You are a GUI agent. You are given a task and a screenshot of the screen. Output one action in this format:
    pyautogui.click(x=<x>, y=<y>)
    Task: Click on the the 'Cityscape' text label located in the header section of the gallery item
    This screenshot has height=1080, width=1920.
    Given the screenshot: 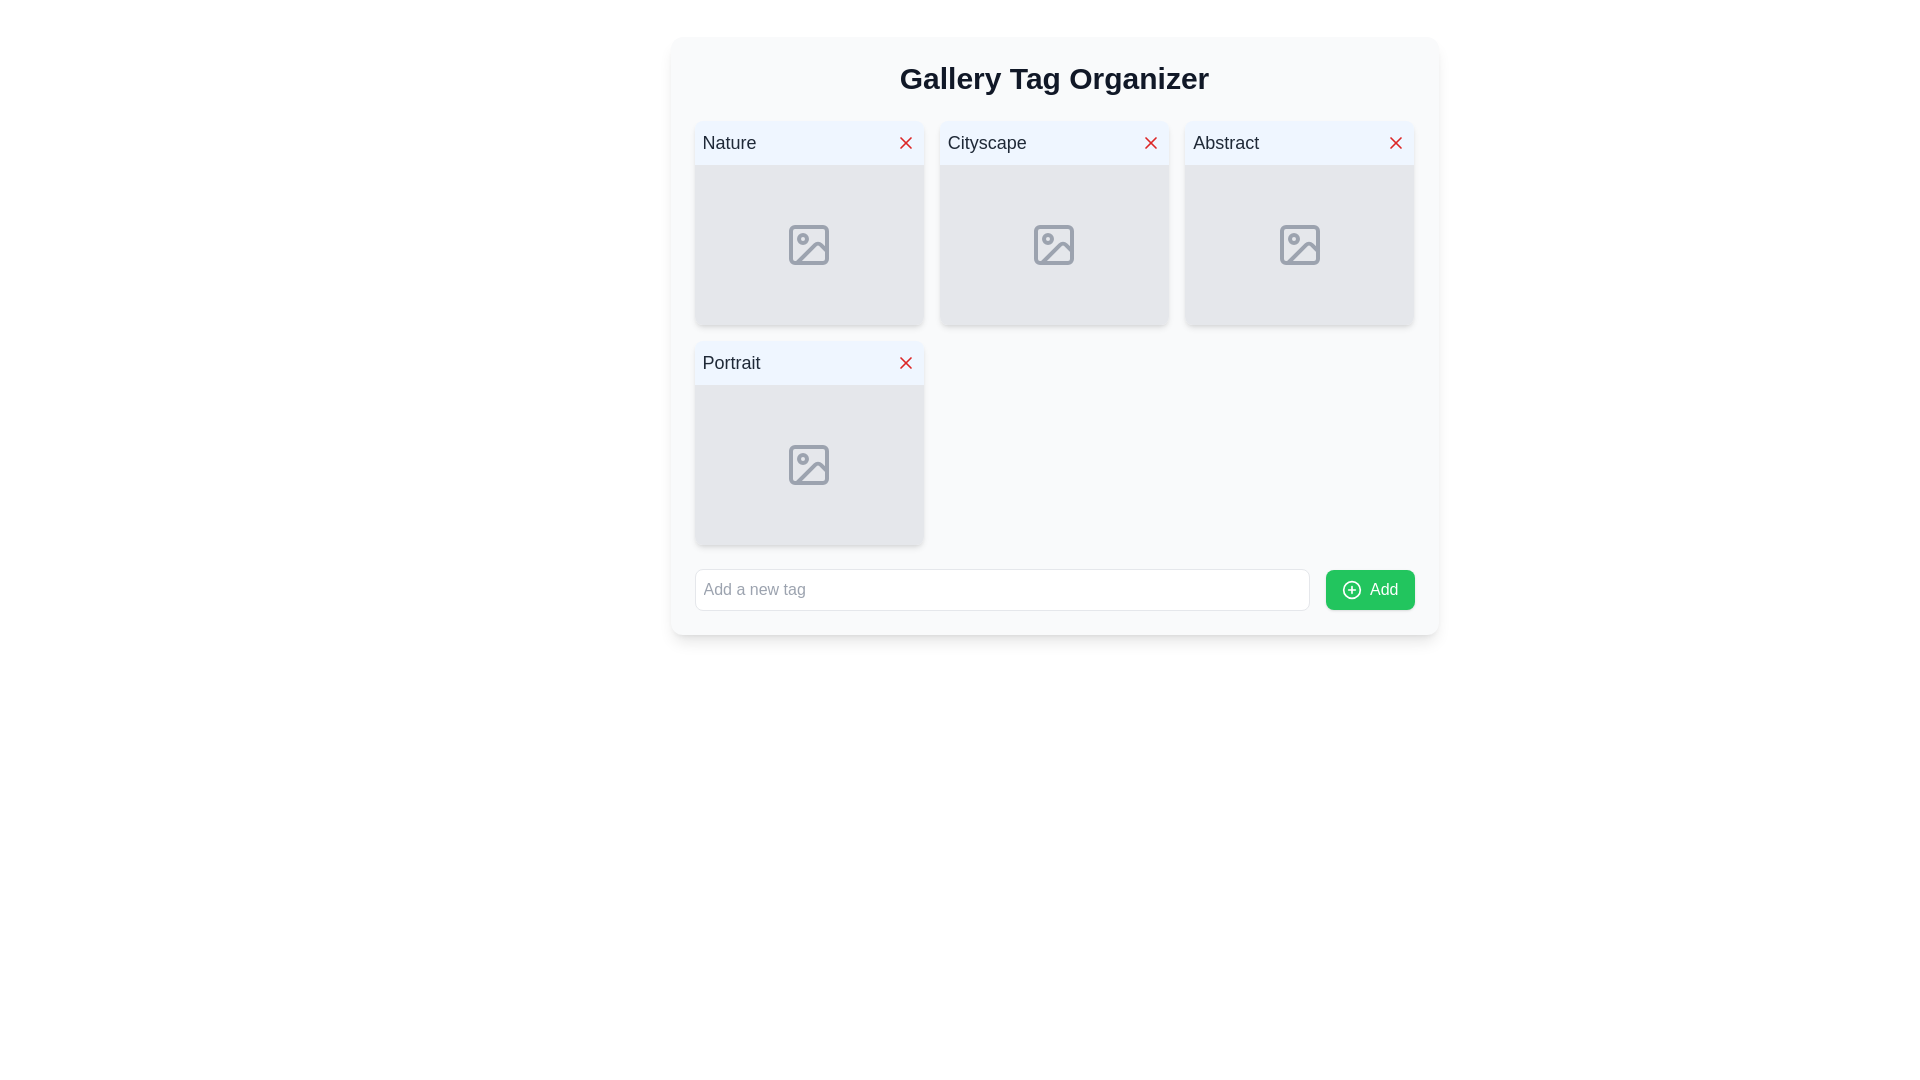 What is the action you would take?
    pyautogui.click(x=987, y=141)
    